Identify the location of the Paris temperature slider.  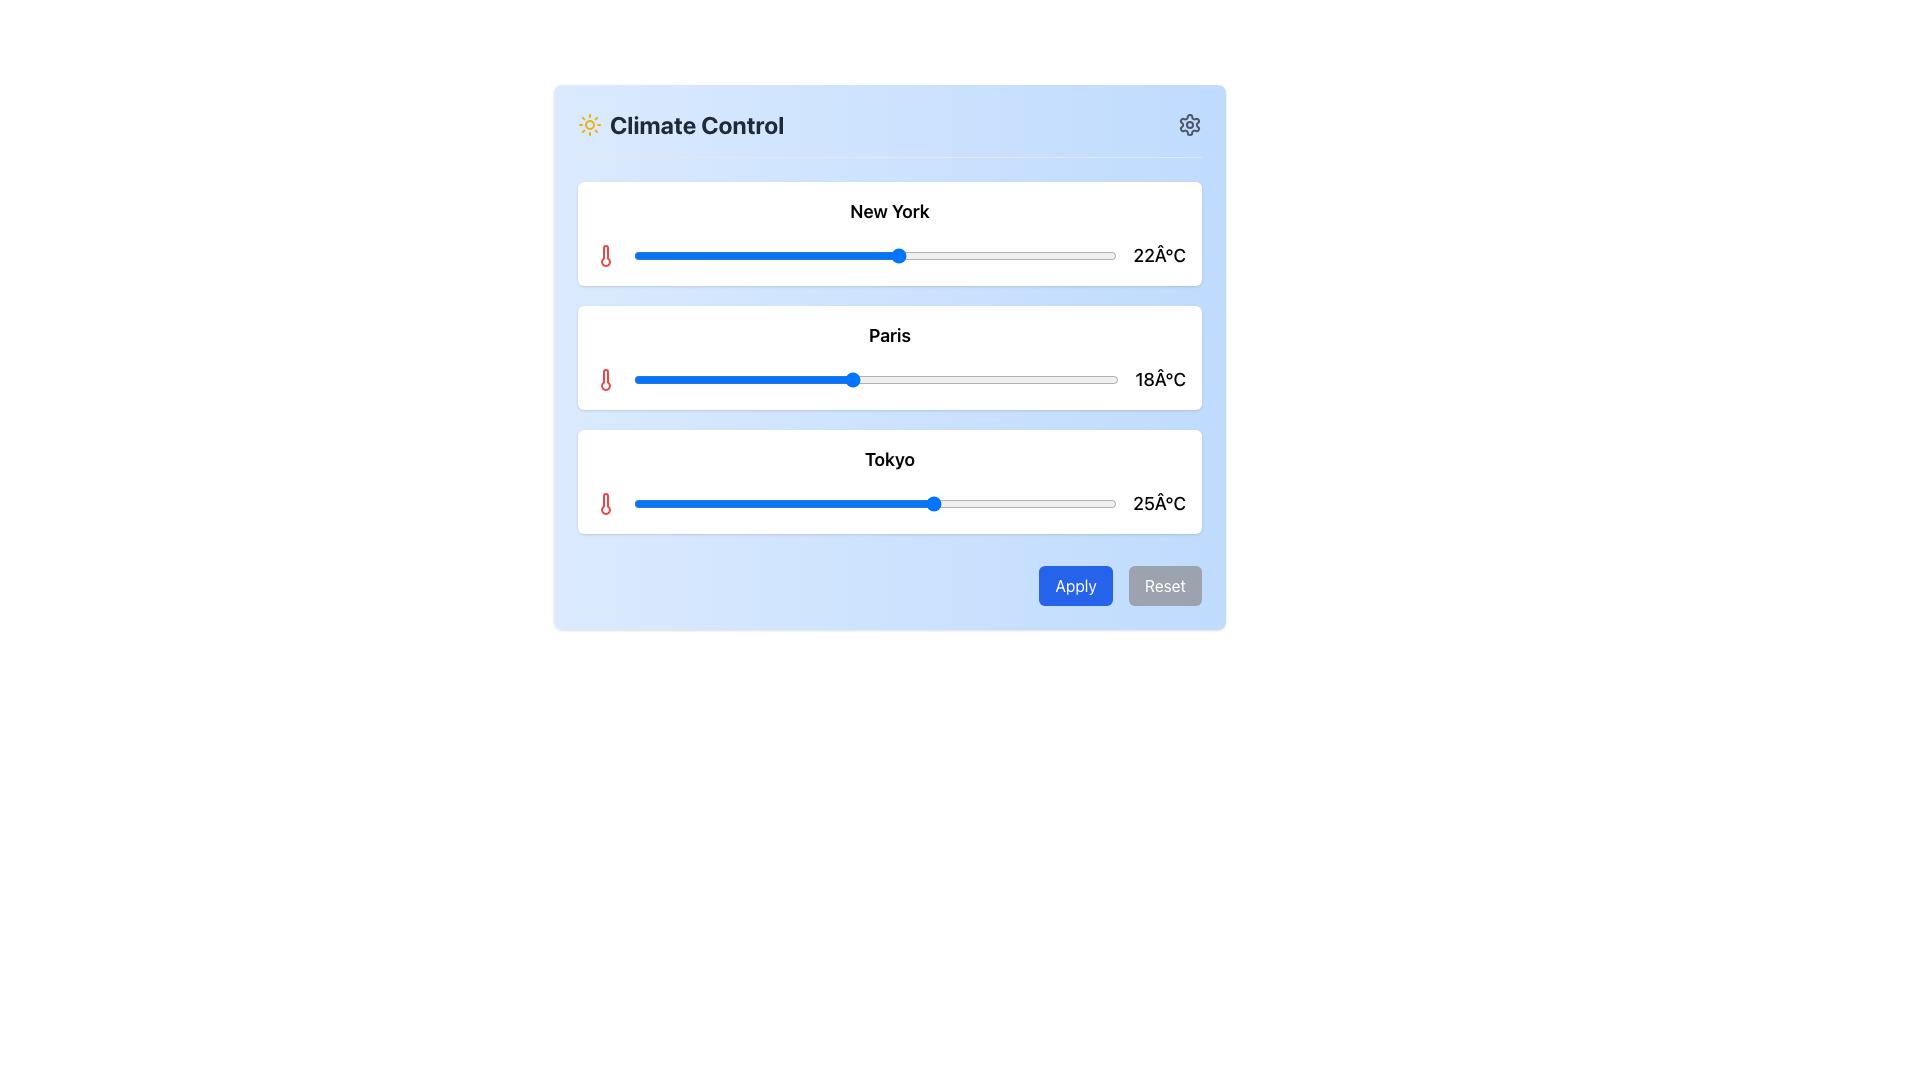
(729, 380).